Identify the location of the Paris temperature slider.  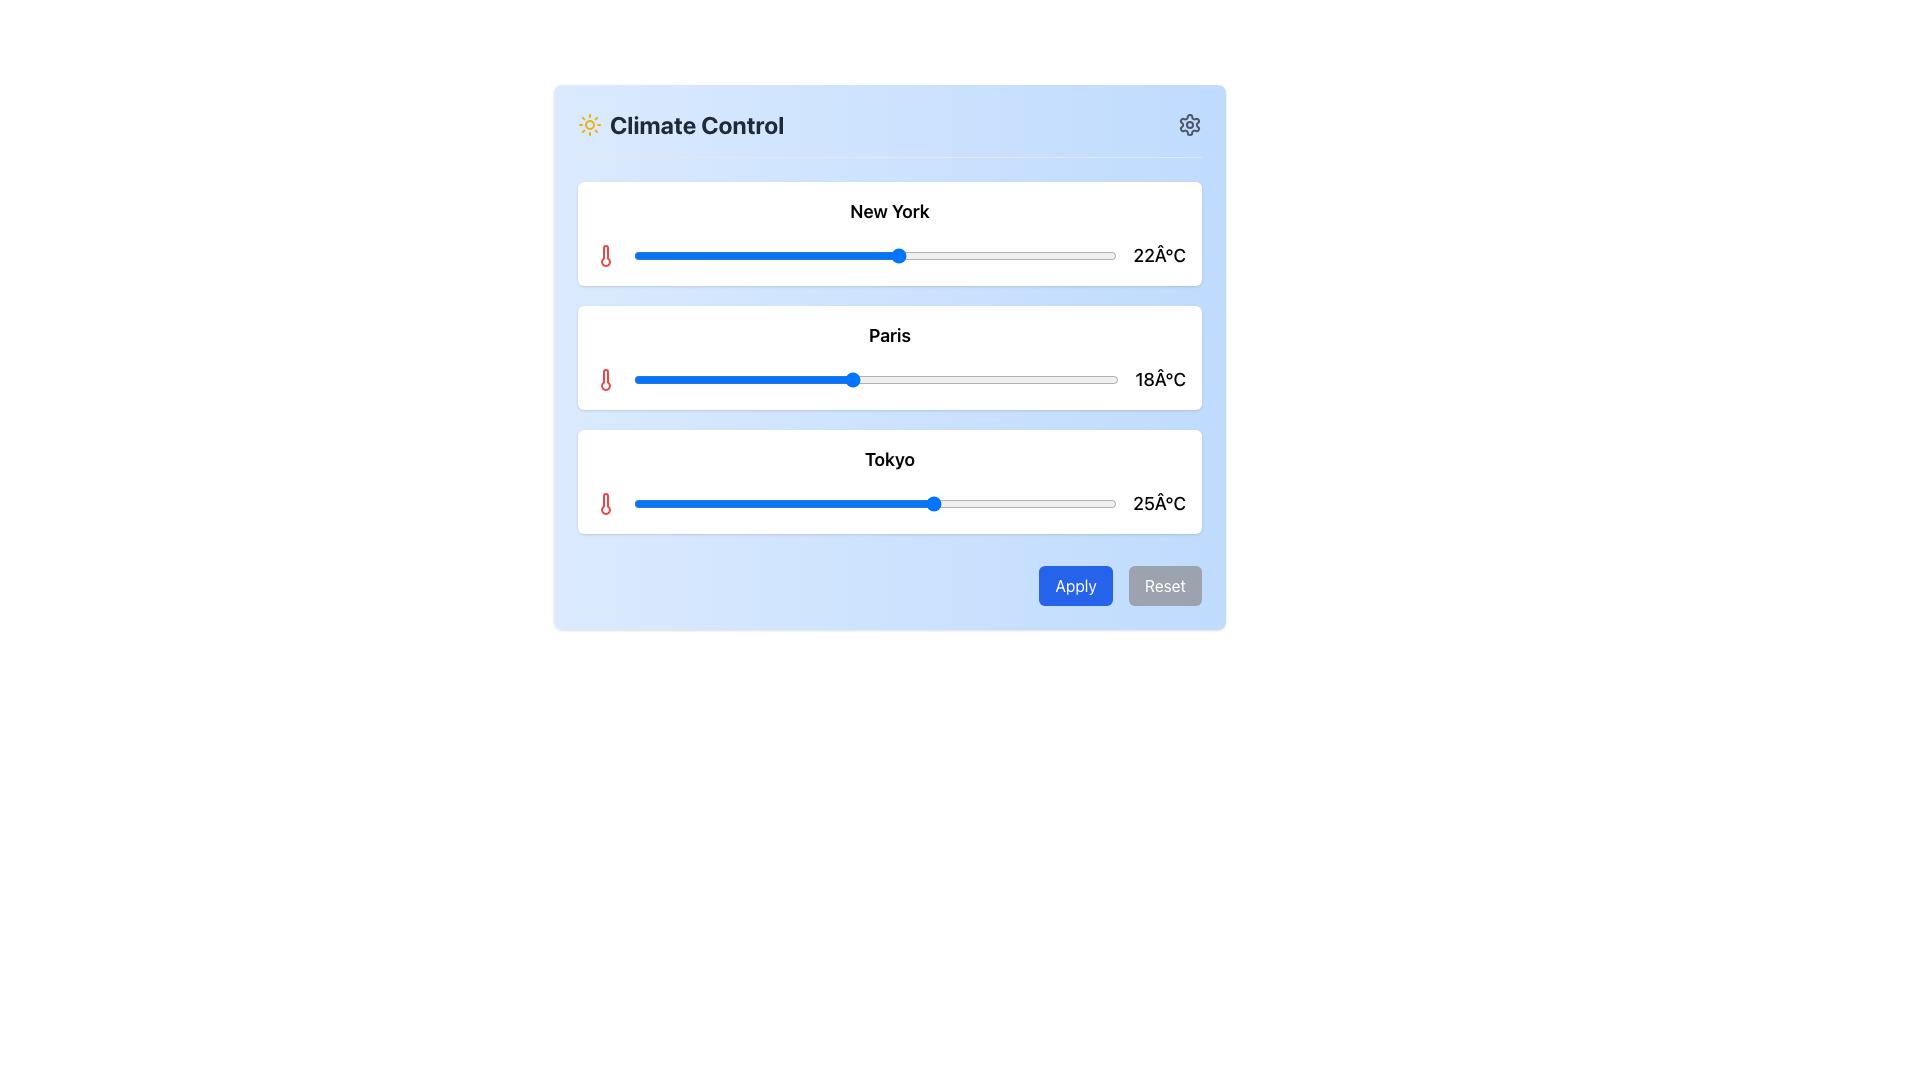
(729, 380).